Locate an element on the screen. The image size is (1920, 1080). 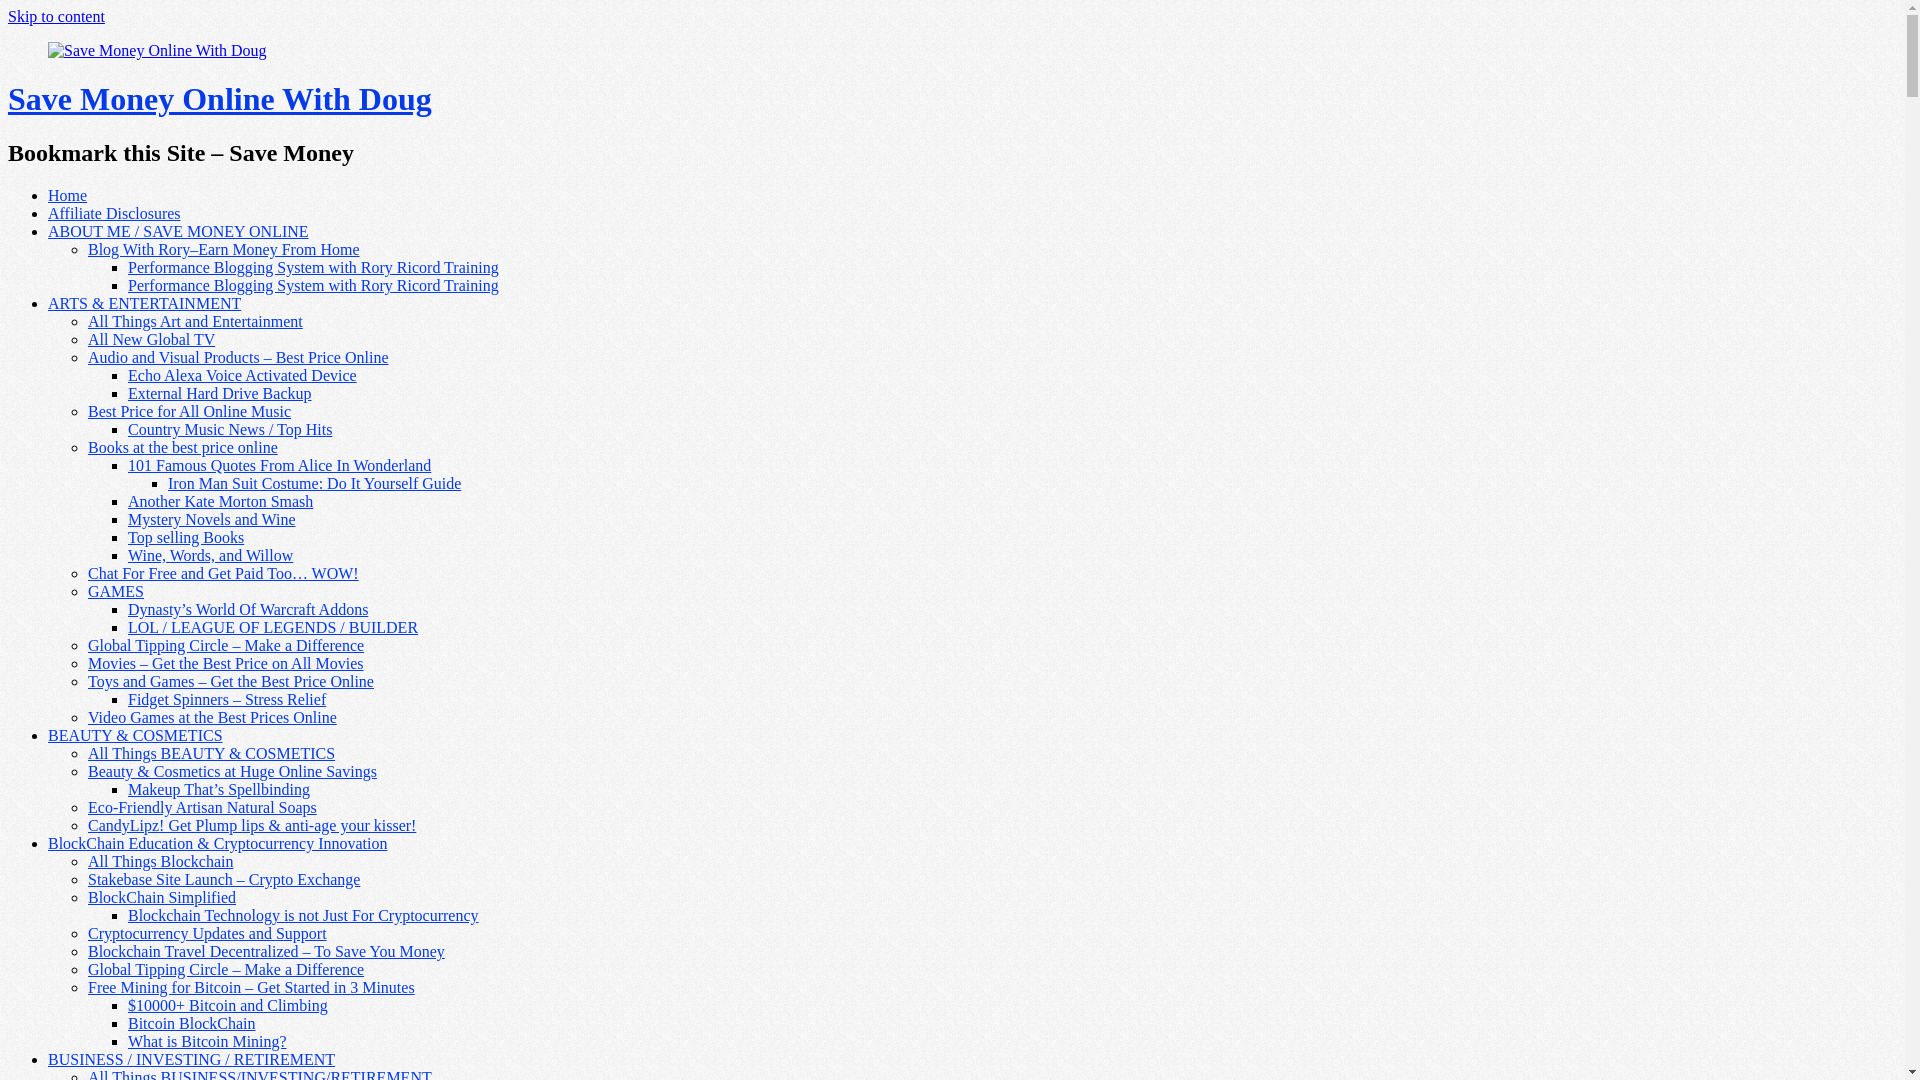
'BlockChain Simplified' is located at coordinates (162, 896).